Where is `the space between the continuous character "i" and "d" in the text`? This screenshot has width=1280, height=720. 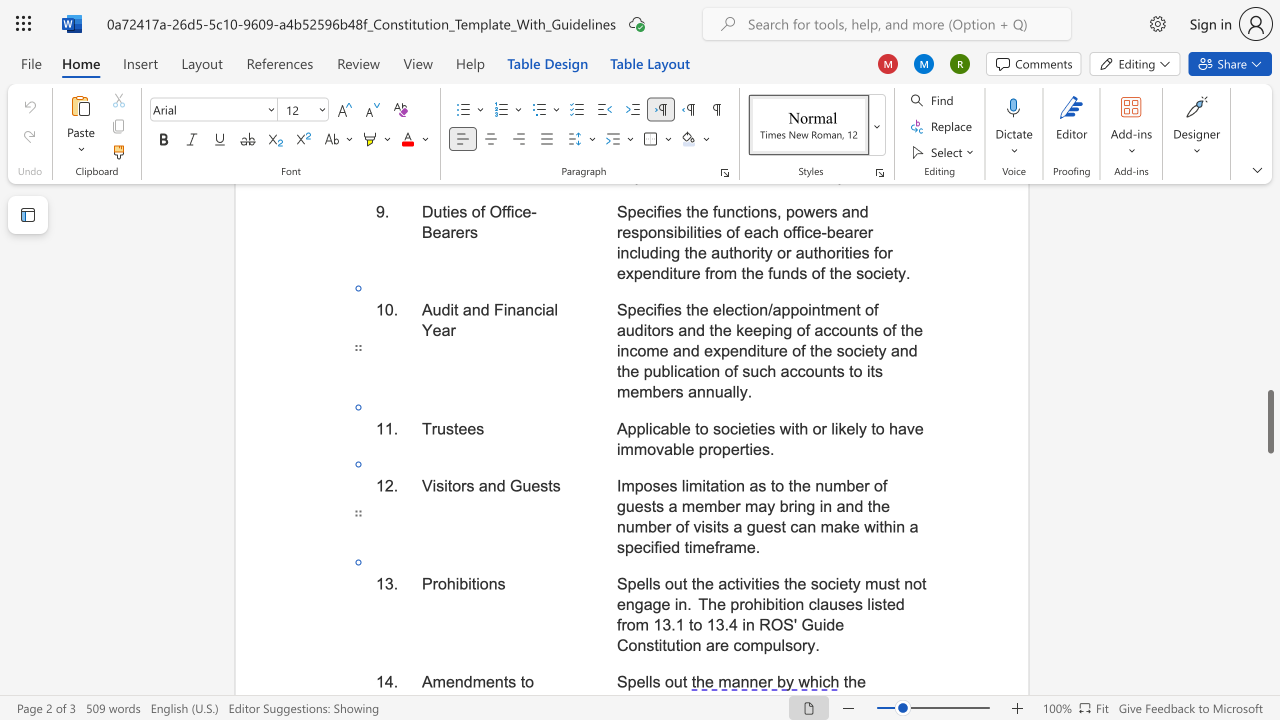 the space between the continuous character "i" and "d" in the text is located at coordinates (827, 624).